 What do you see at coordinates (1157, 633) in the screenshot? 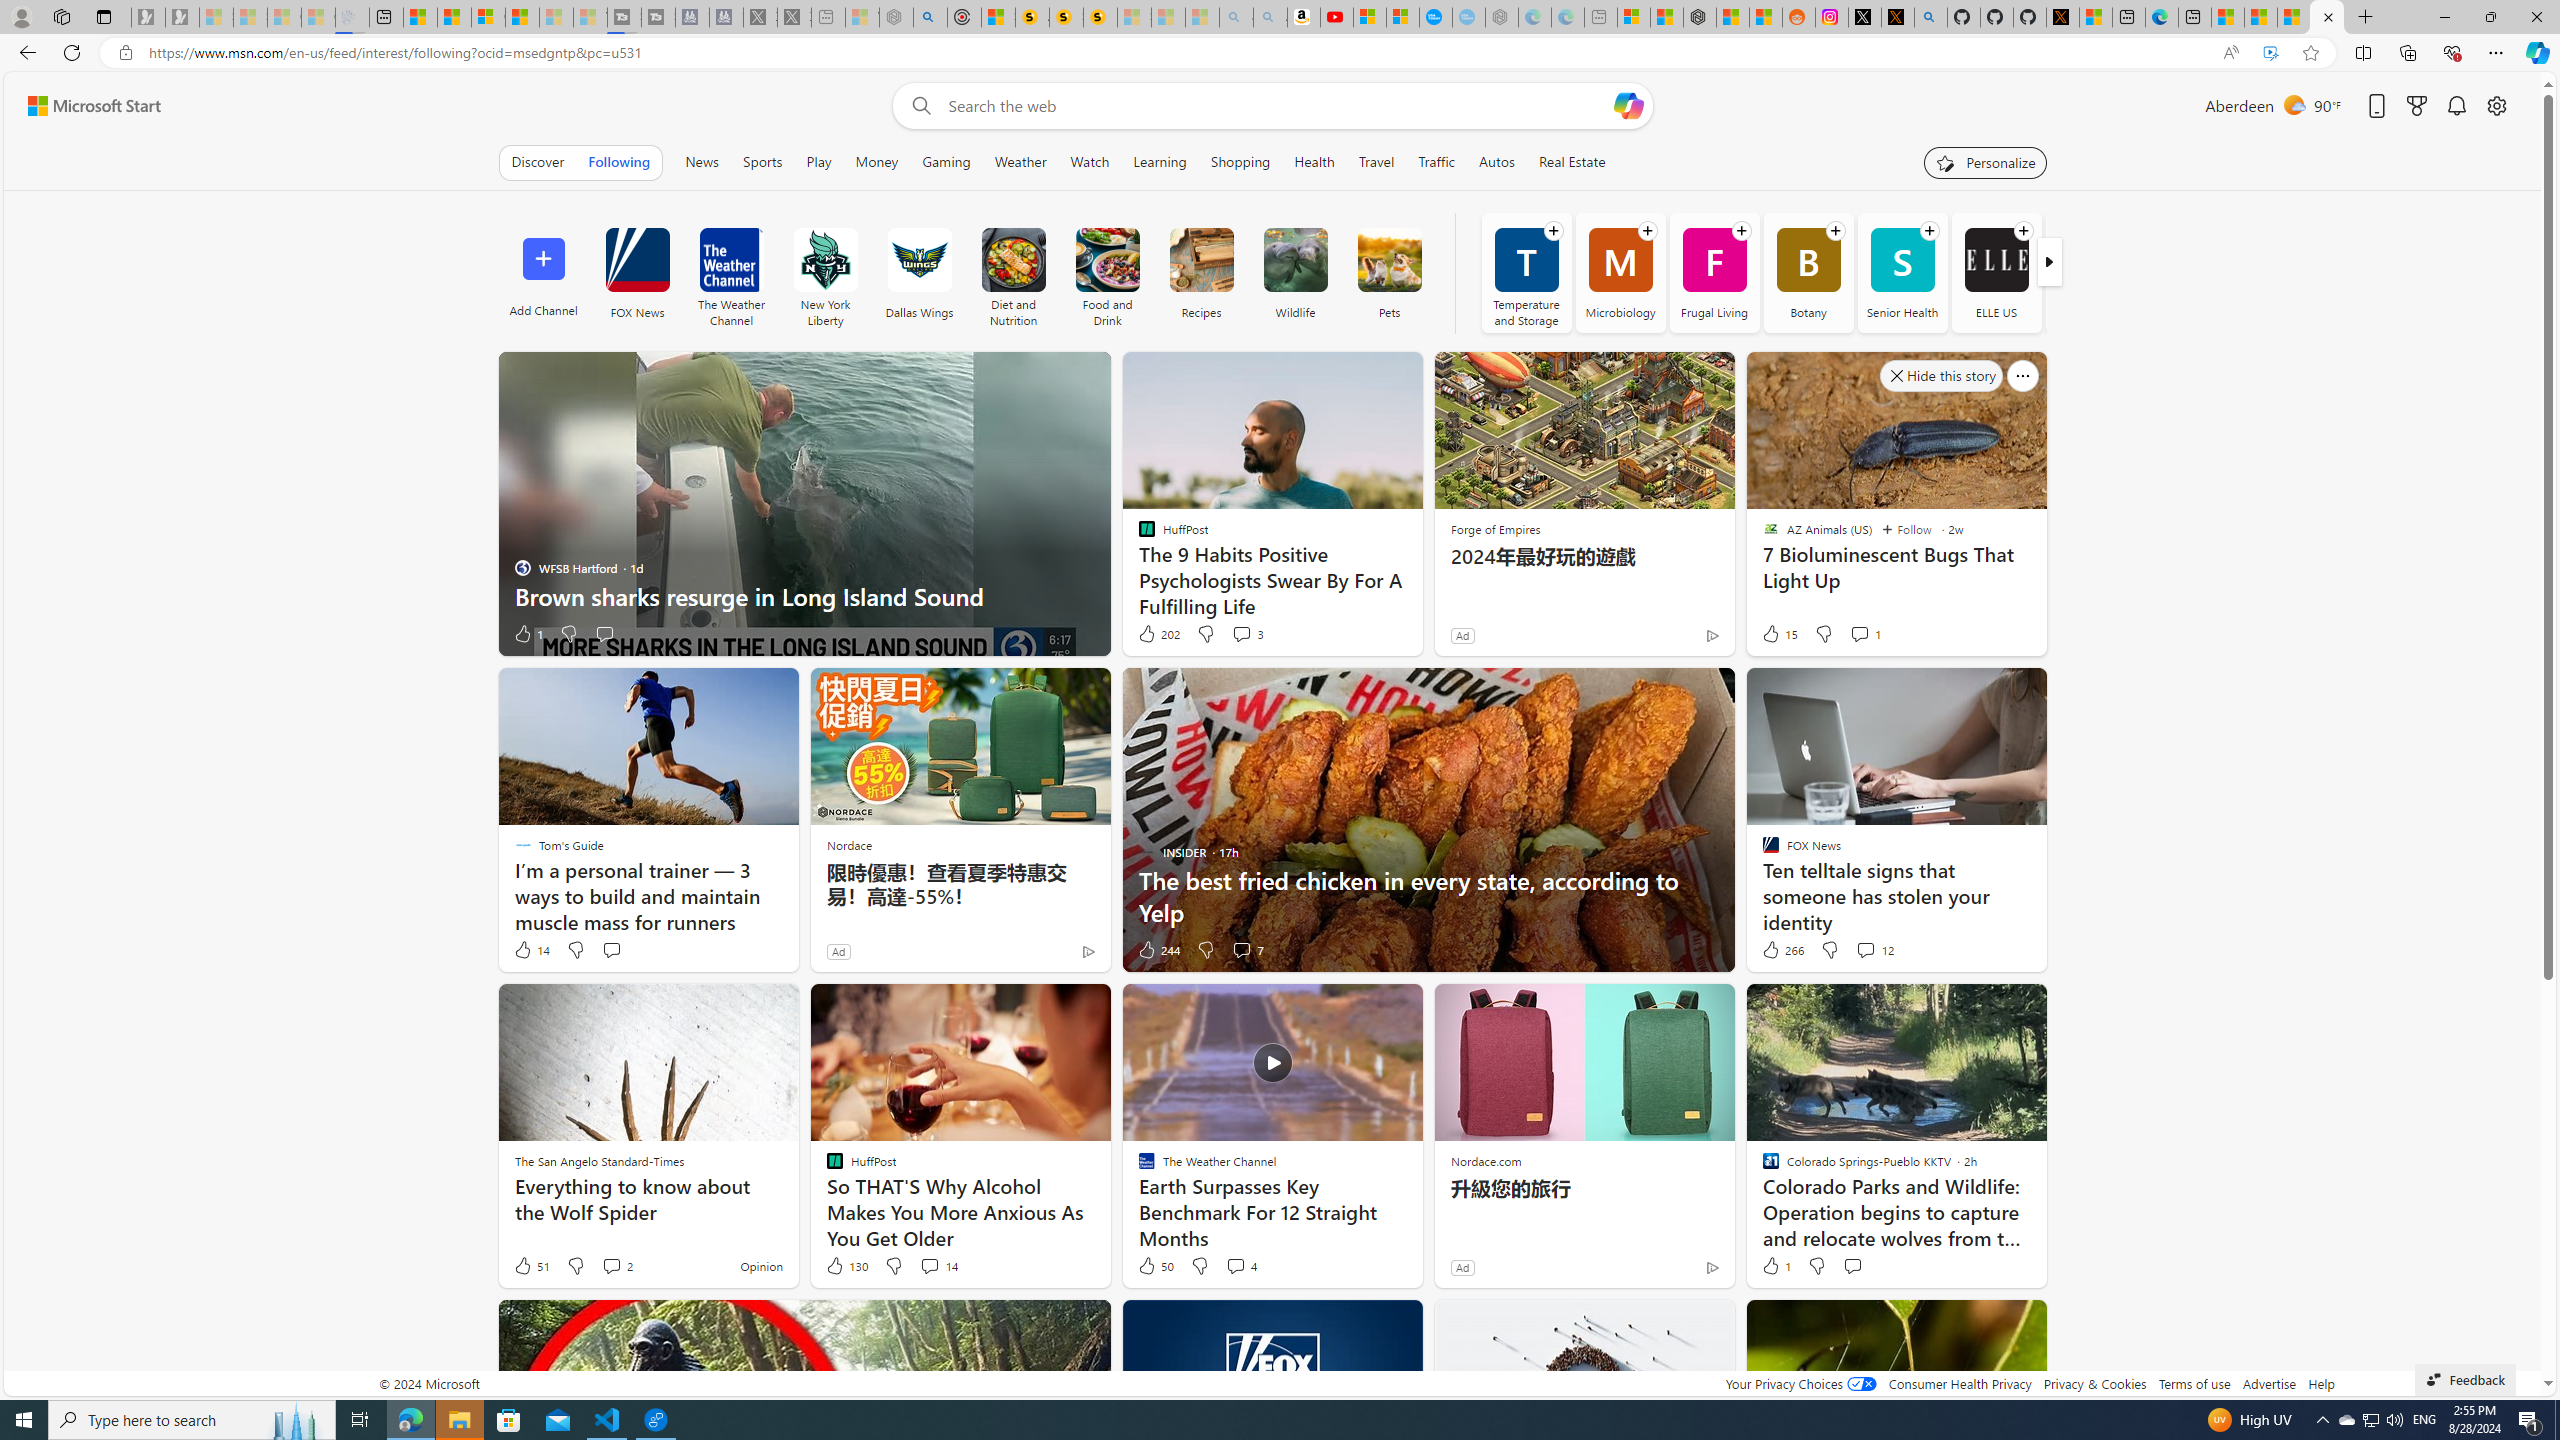
I see `'202 Like'` at bounding box center [1157, 633].